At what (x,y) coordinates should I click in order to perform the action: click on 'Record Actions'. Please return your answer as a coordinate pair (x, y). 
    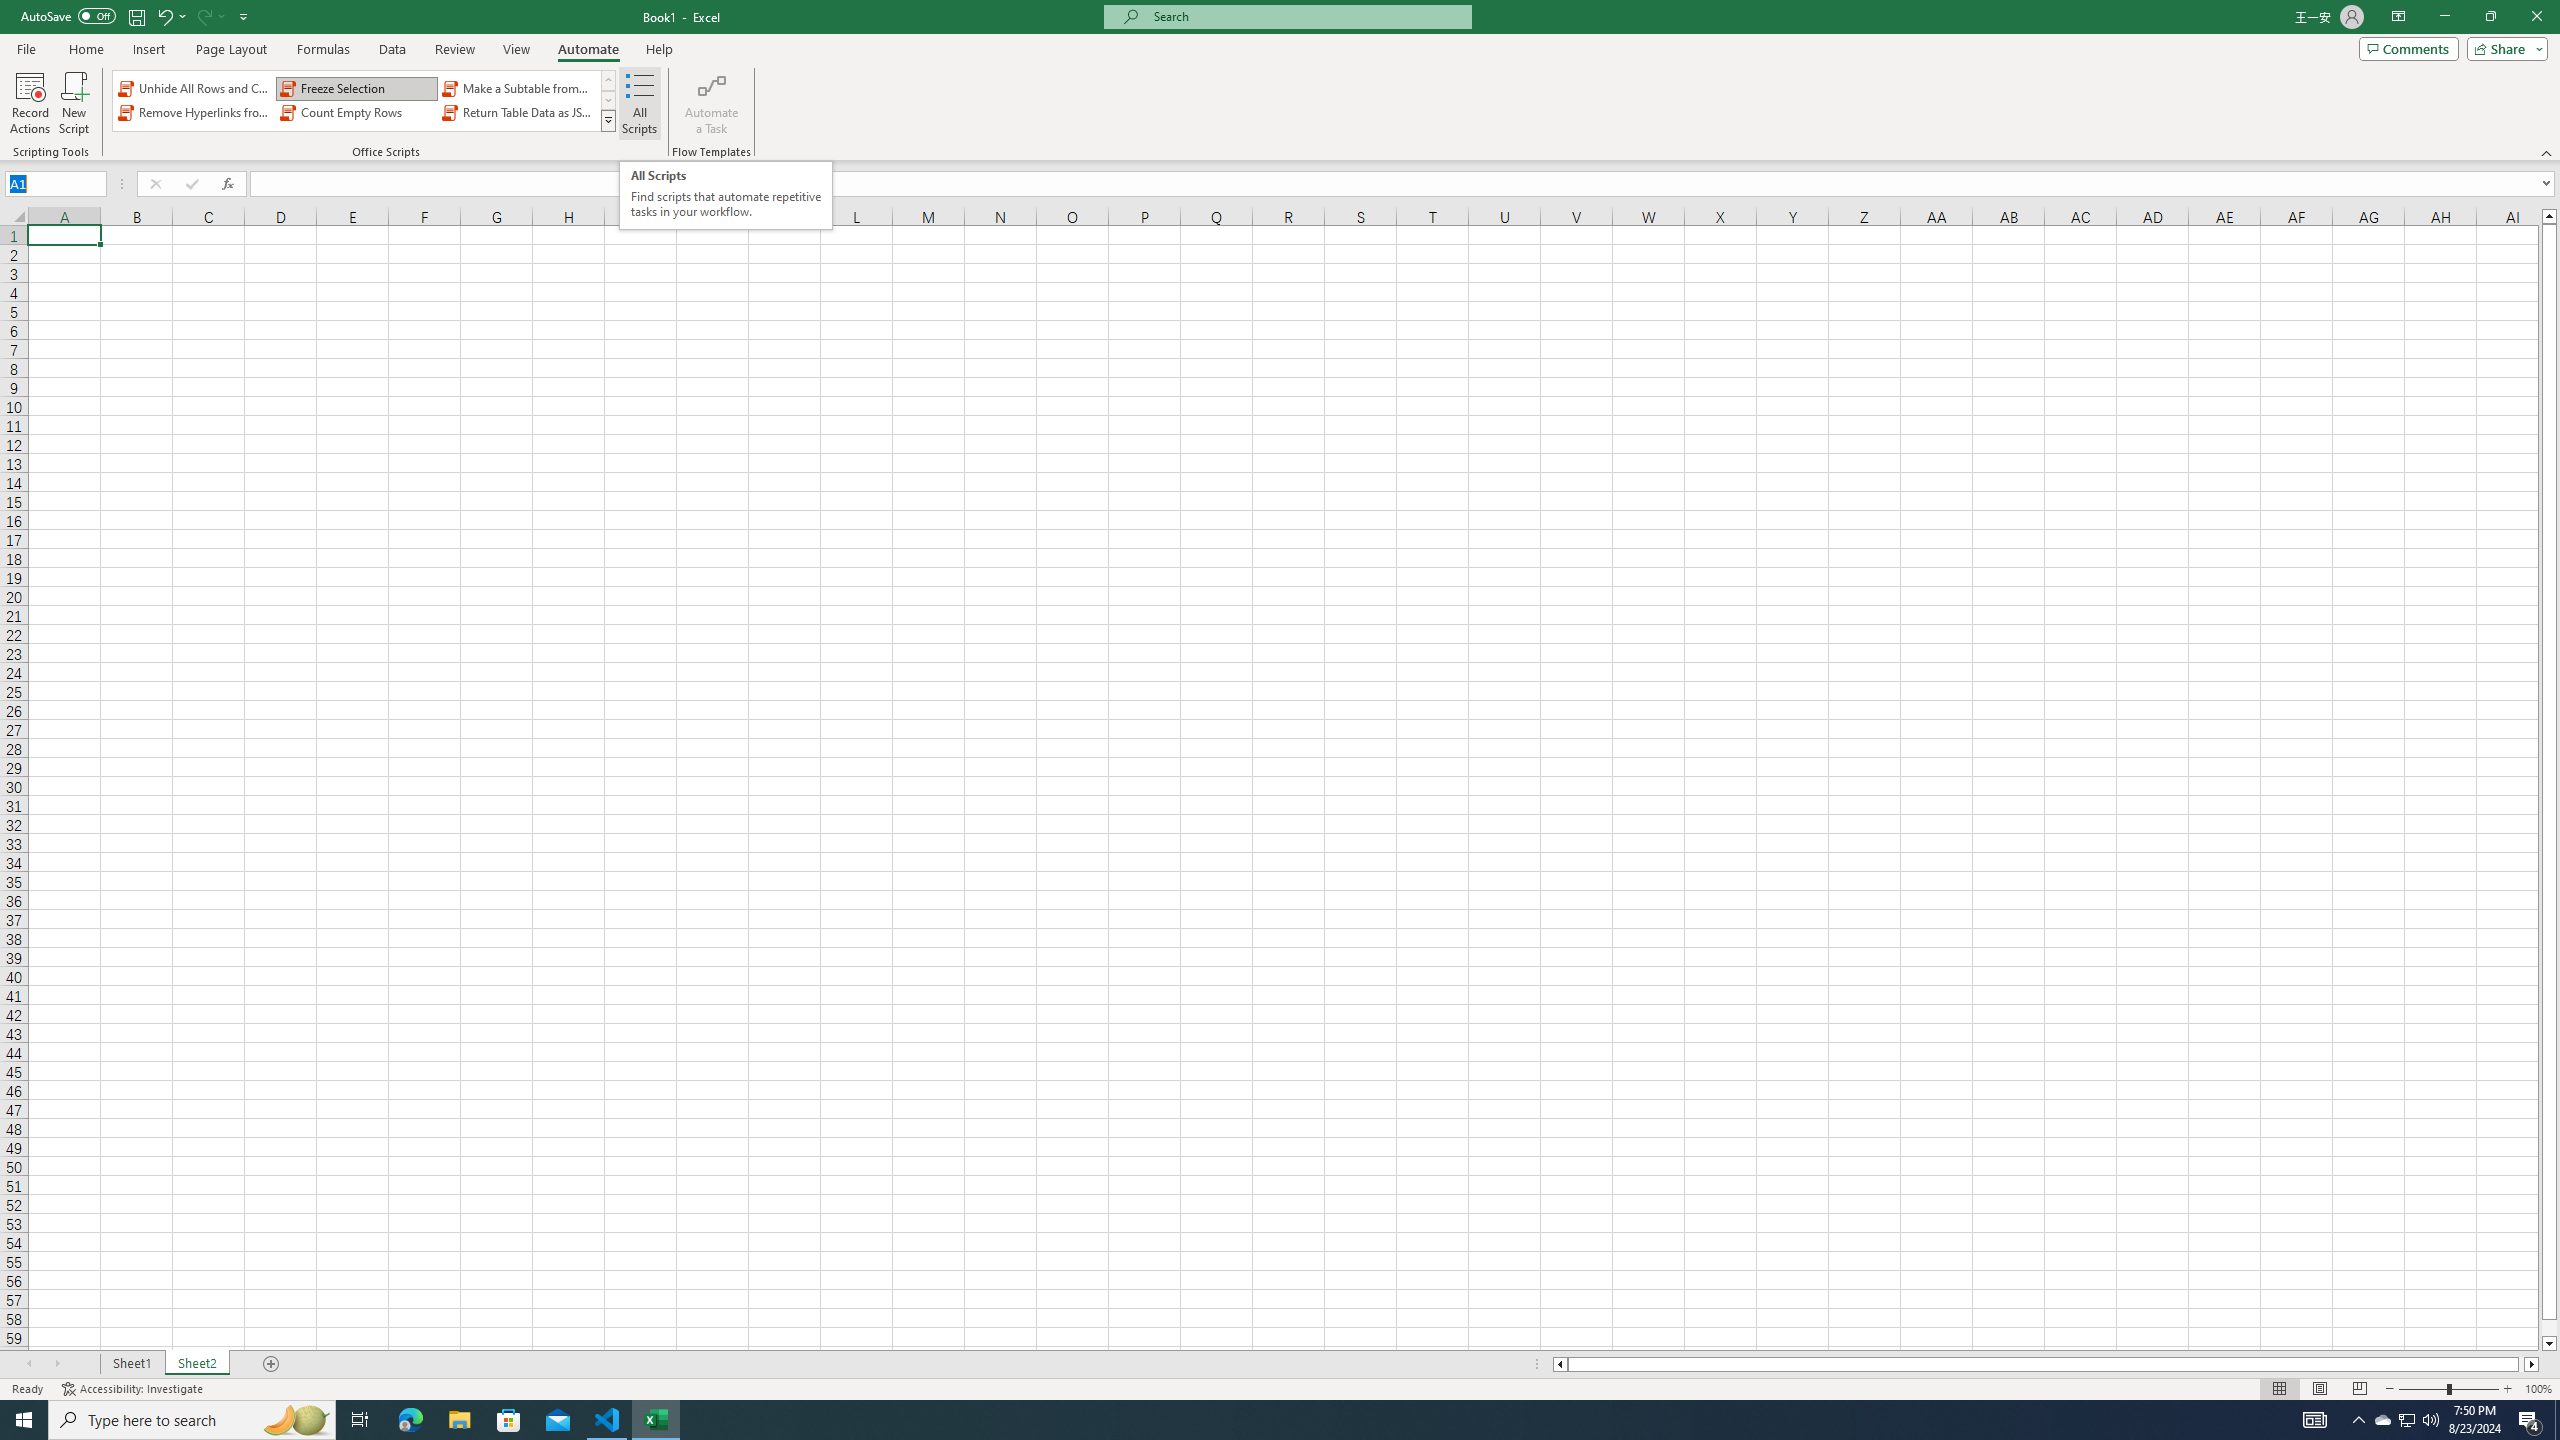
    Looking at the image, I should click on (29, 103).